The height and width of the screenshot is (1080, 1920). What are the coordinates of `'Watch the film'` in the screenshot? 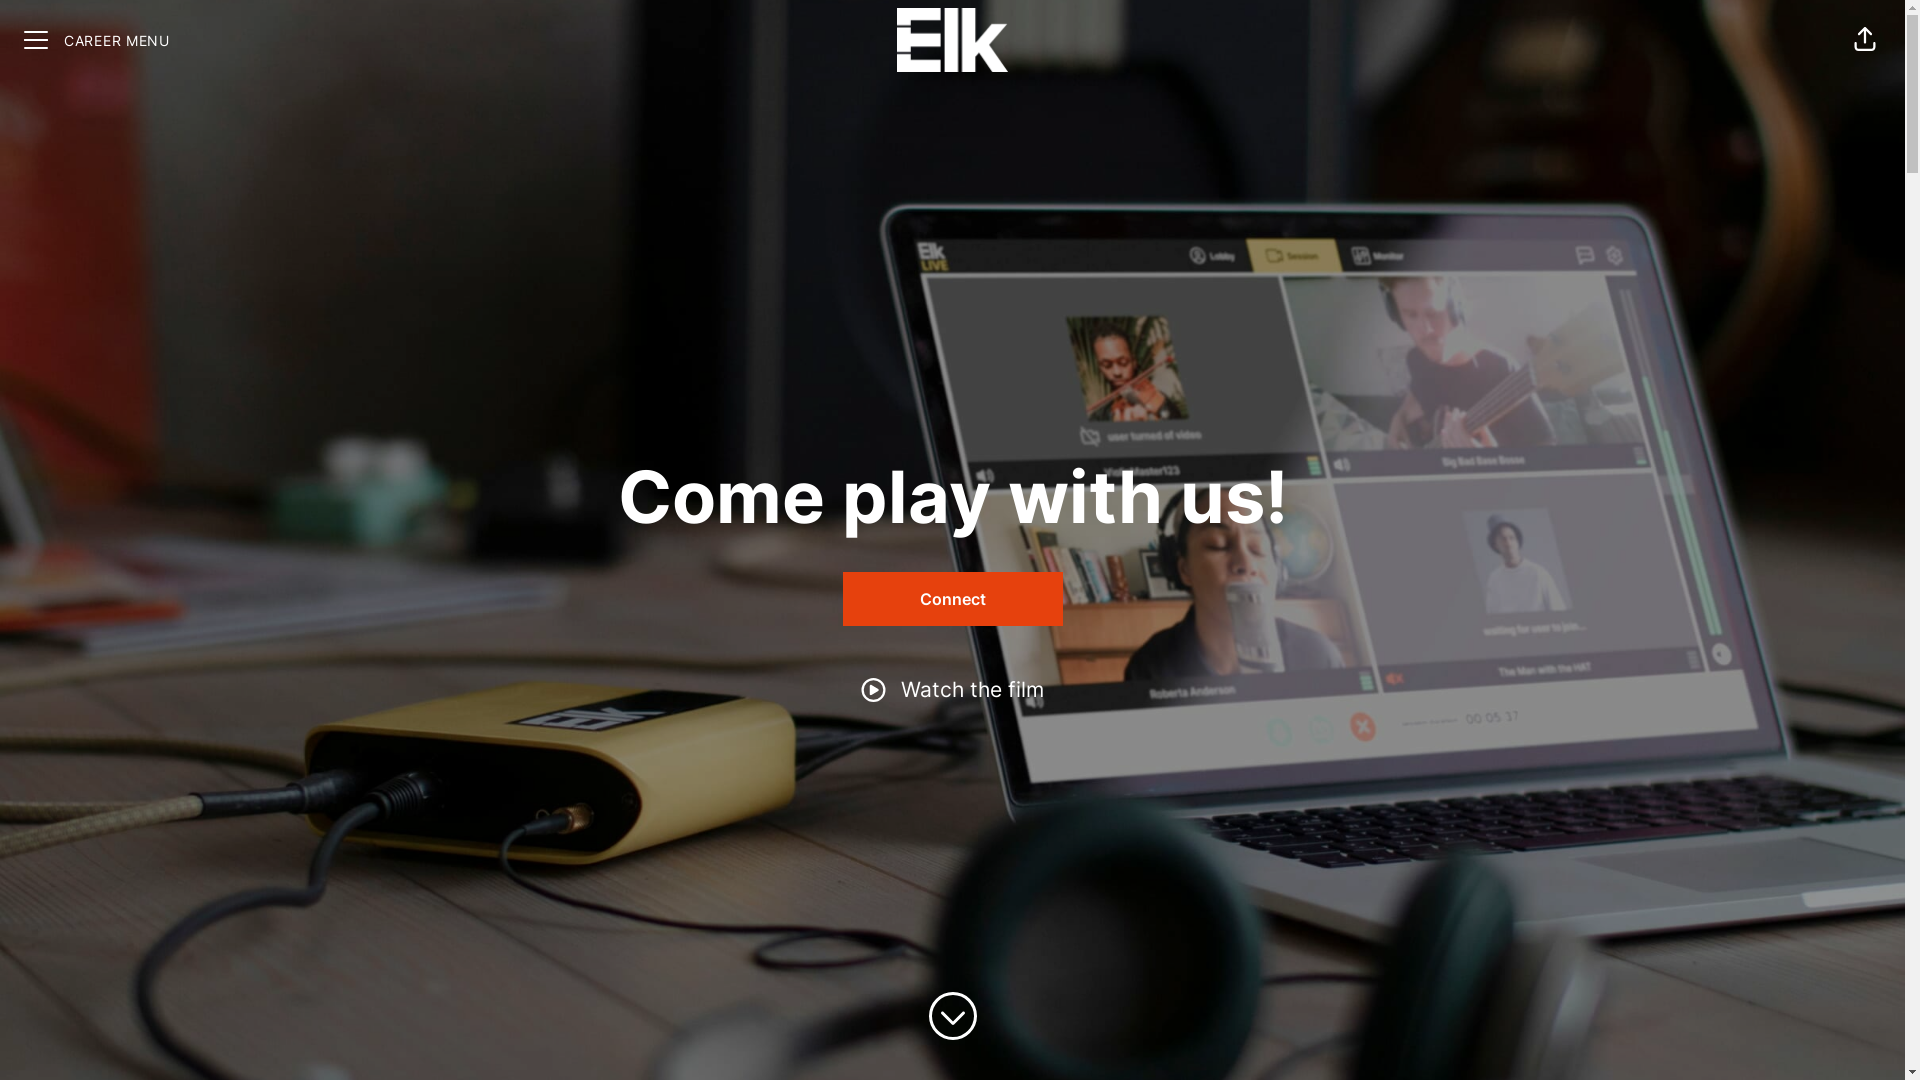 It's located at (951, 689).